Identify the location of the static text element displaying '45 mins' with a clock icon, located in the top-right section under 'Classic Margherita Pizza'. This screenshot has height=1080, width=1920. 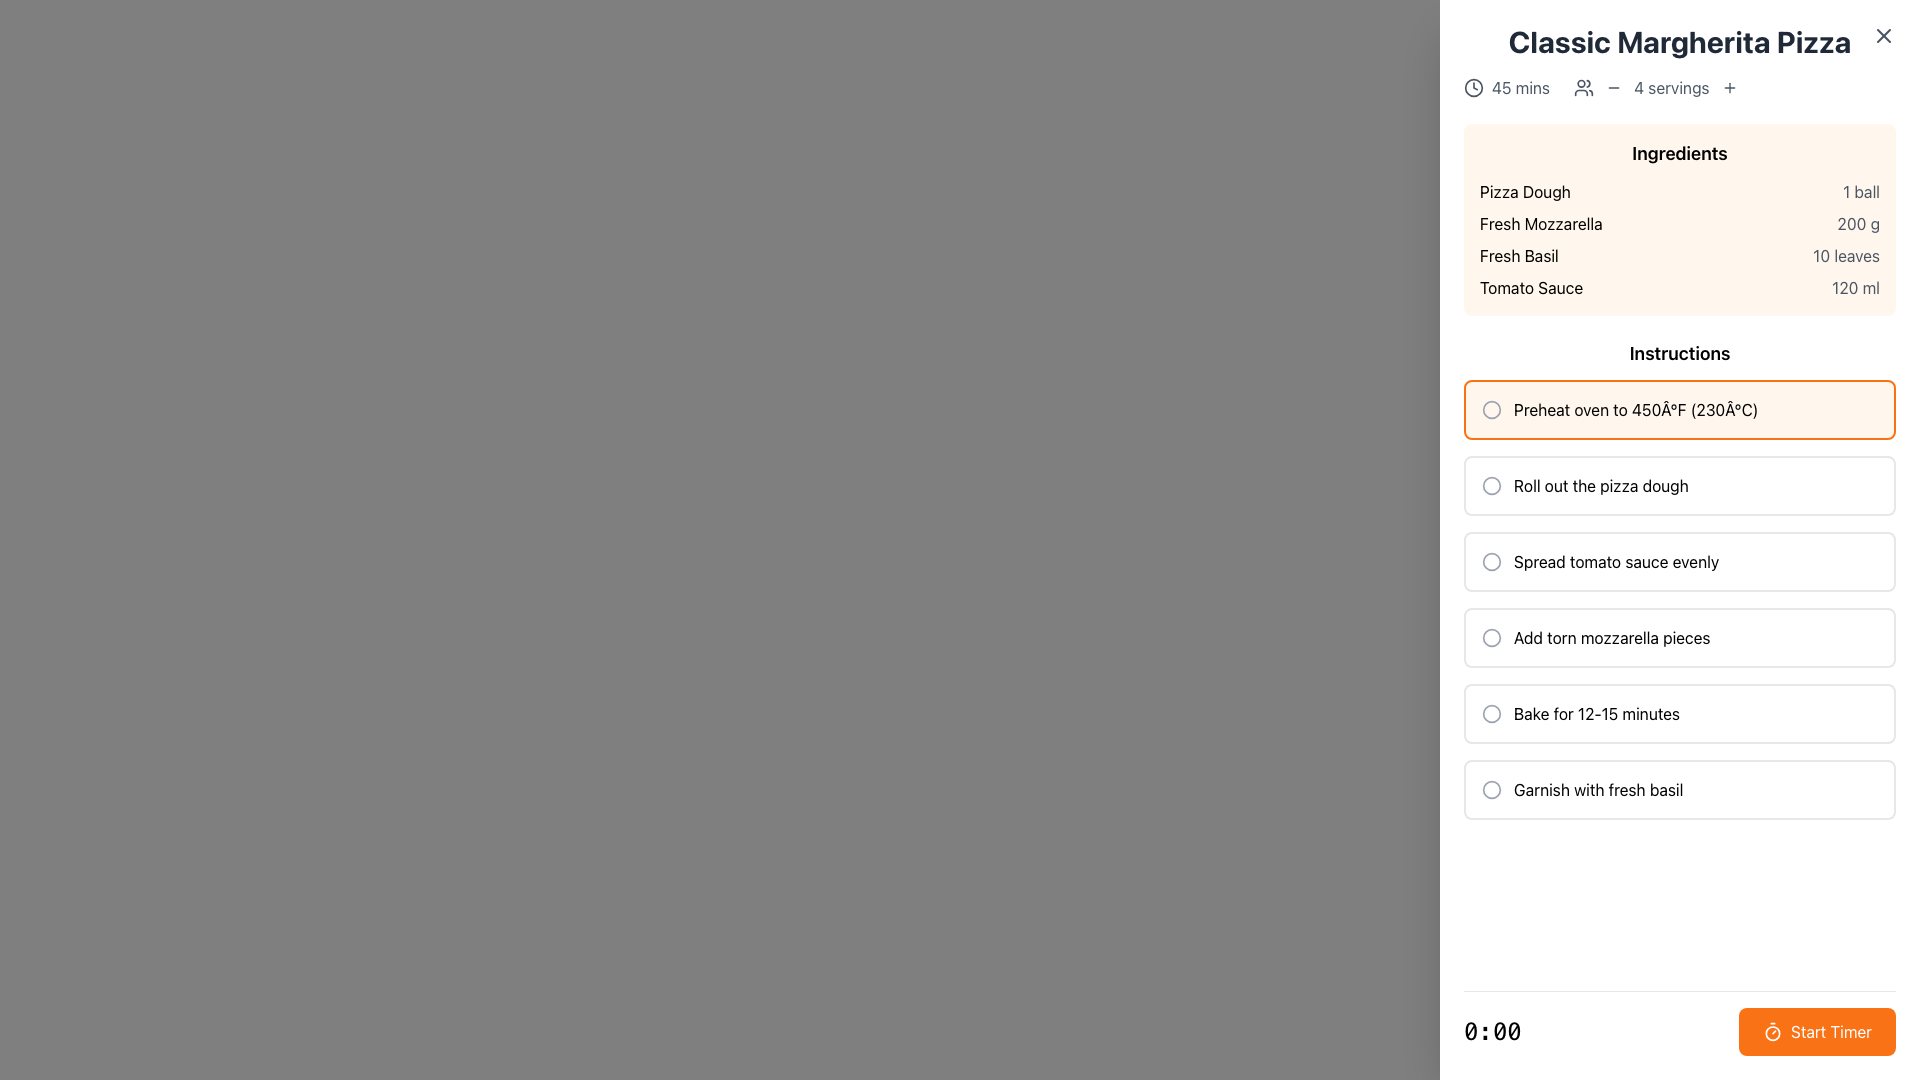
(1507, 87).